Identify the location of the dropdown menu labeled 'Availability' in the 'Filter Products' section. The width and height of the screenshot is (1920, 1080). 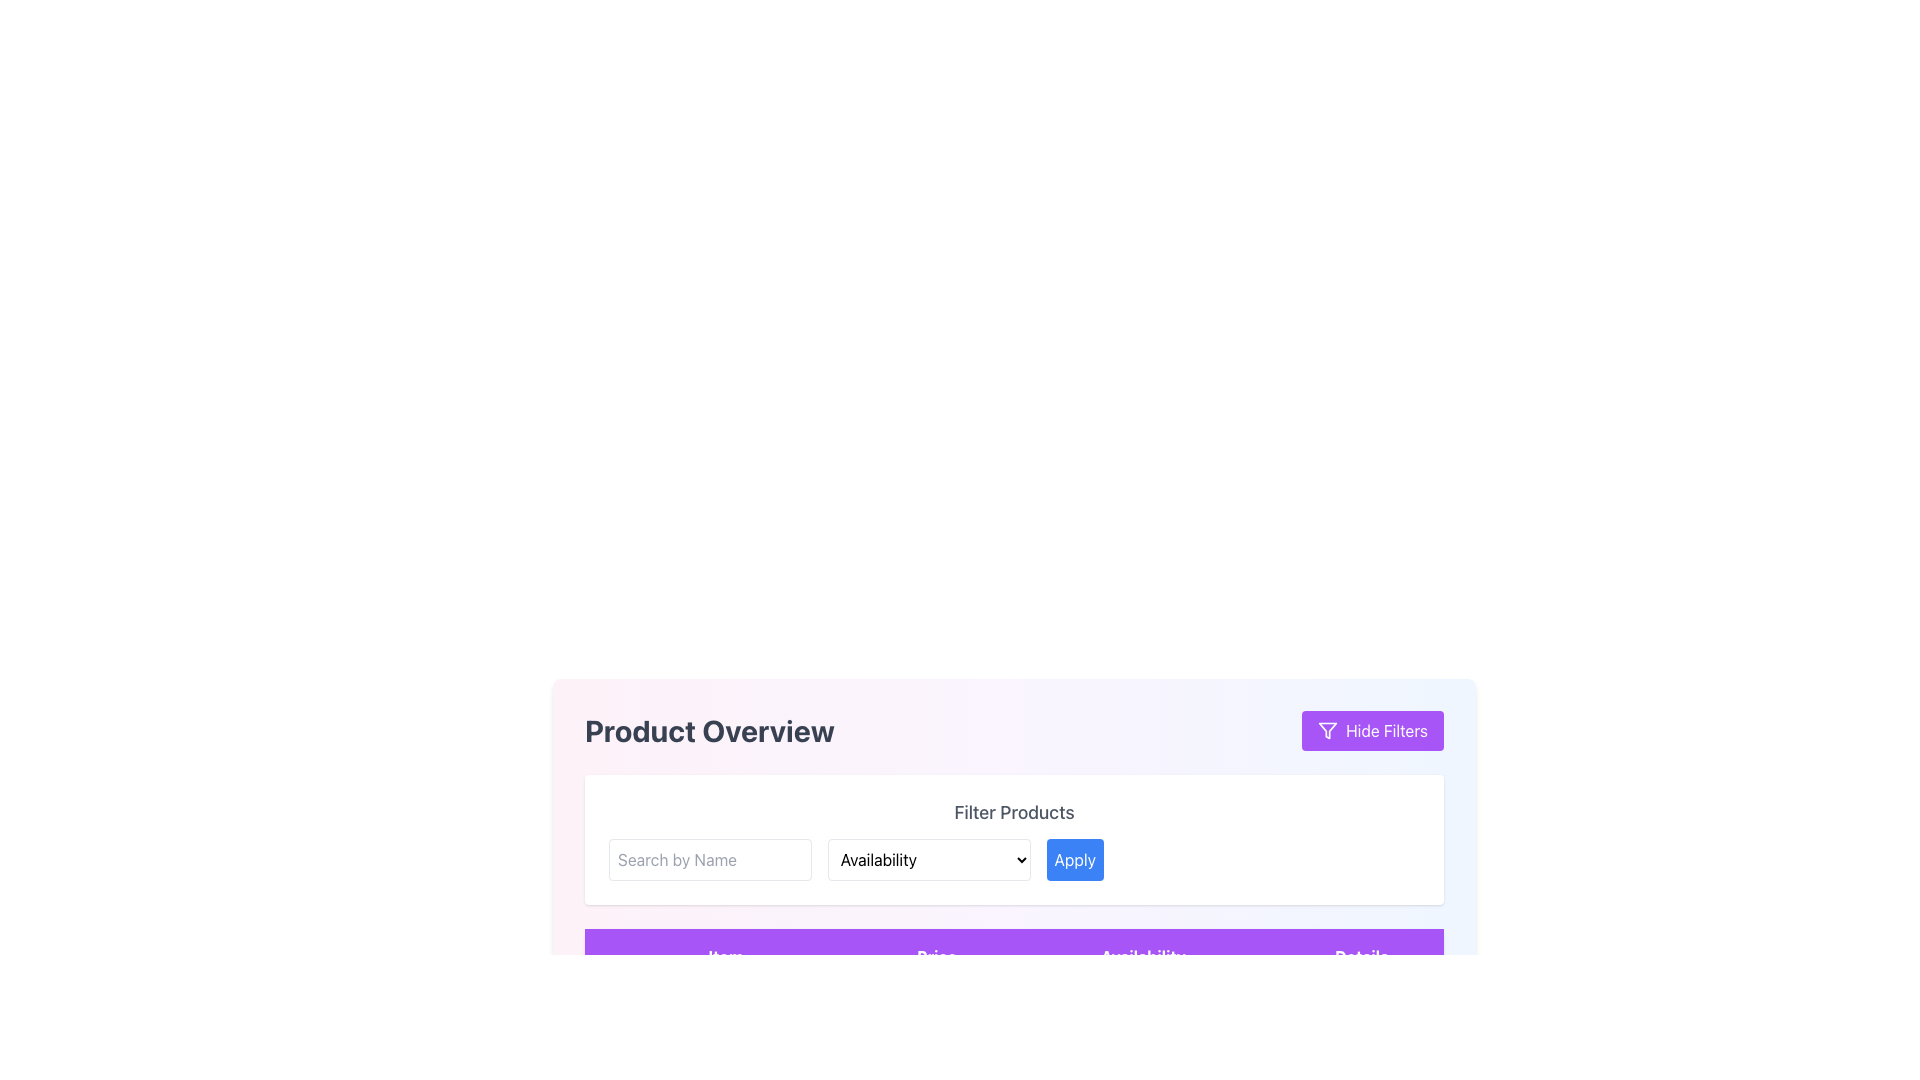
(1014, 840).